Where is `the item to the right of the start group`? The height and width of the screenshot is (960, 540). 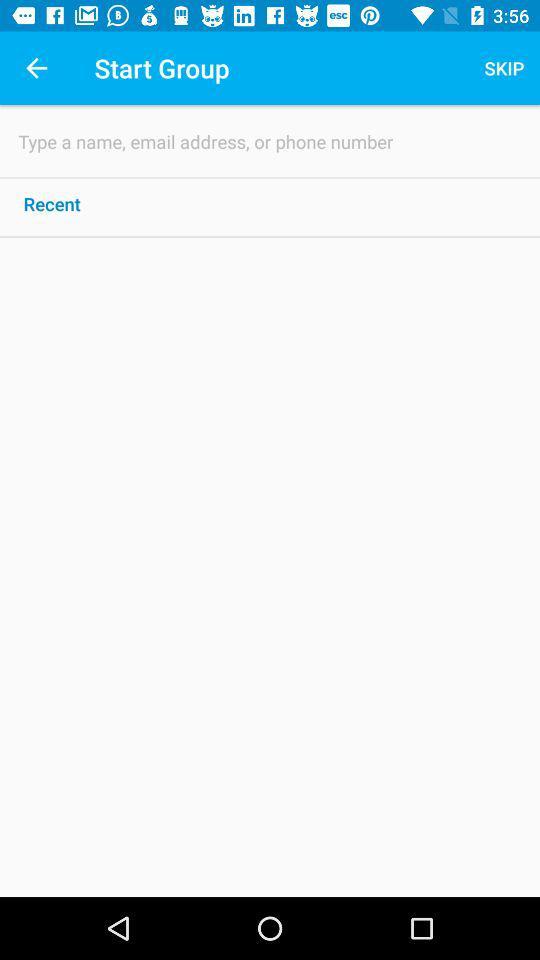 the item to the right of the start group is located at coordinates (503, 68).